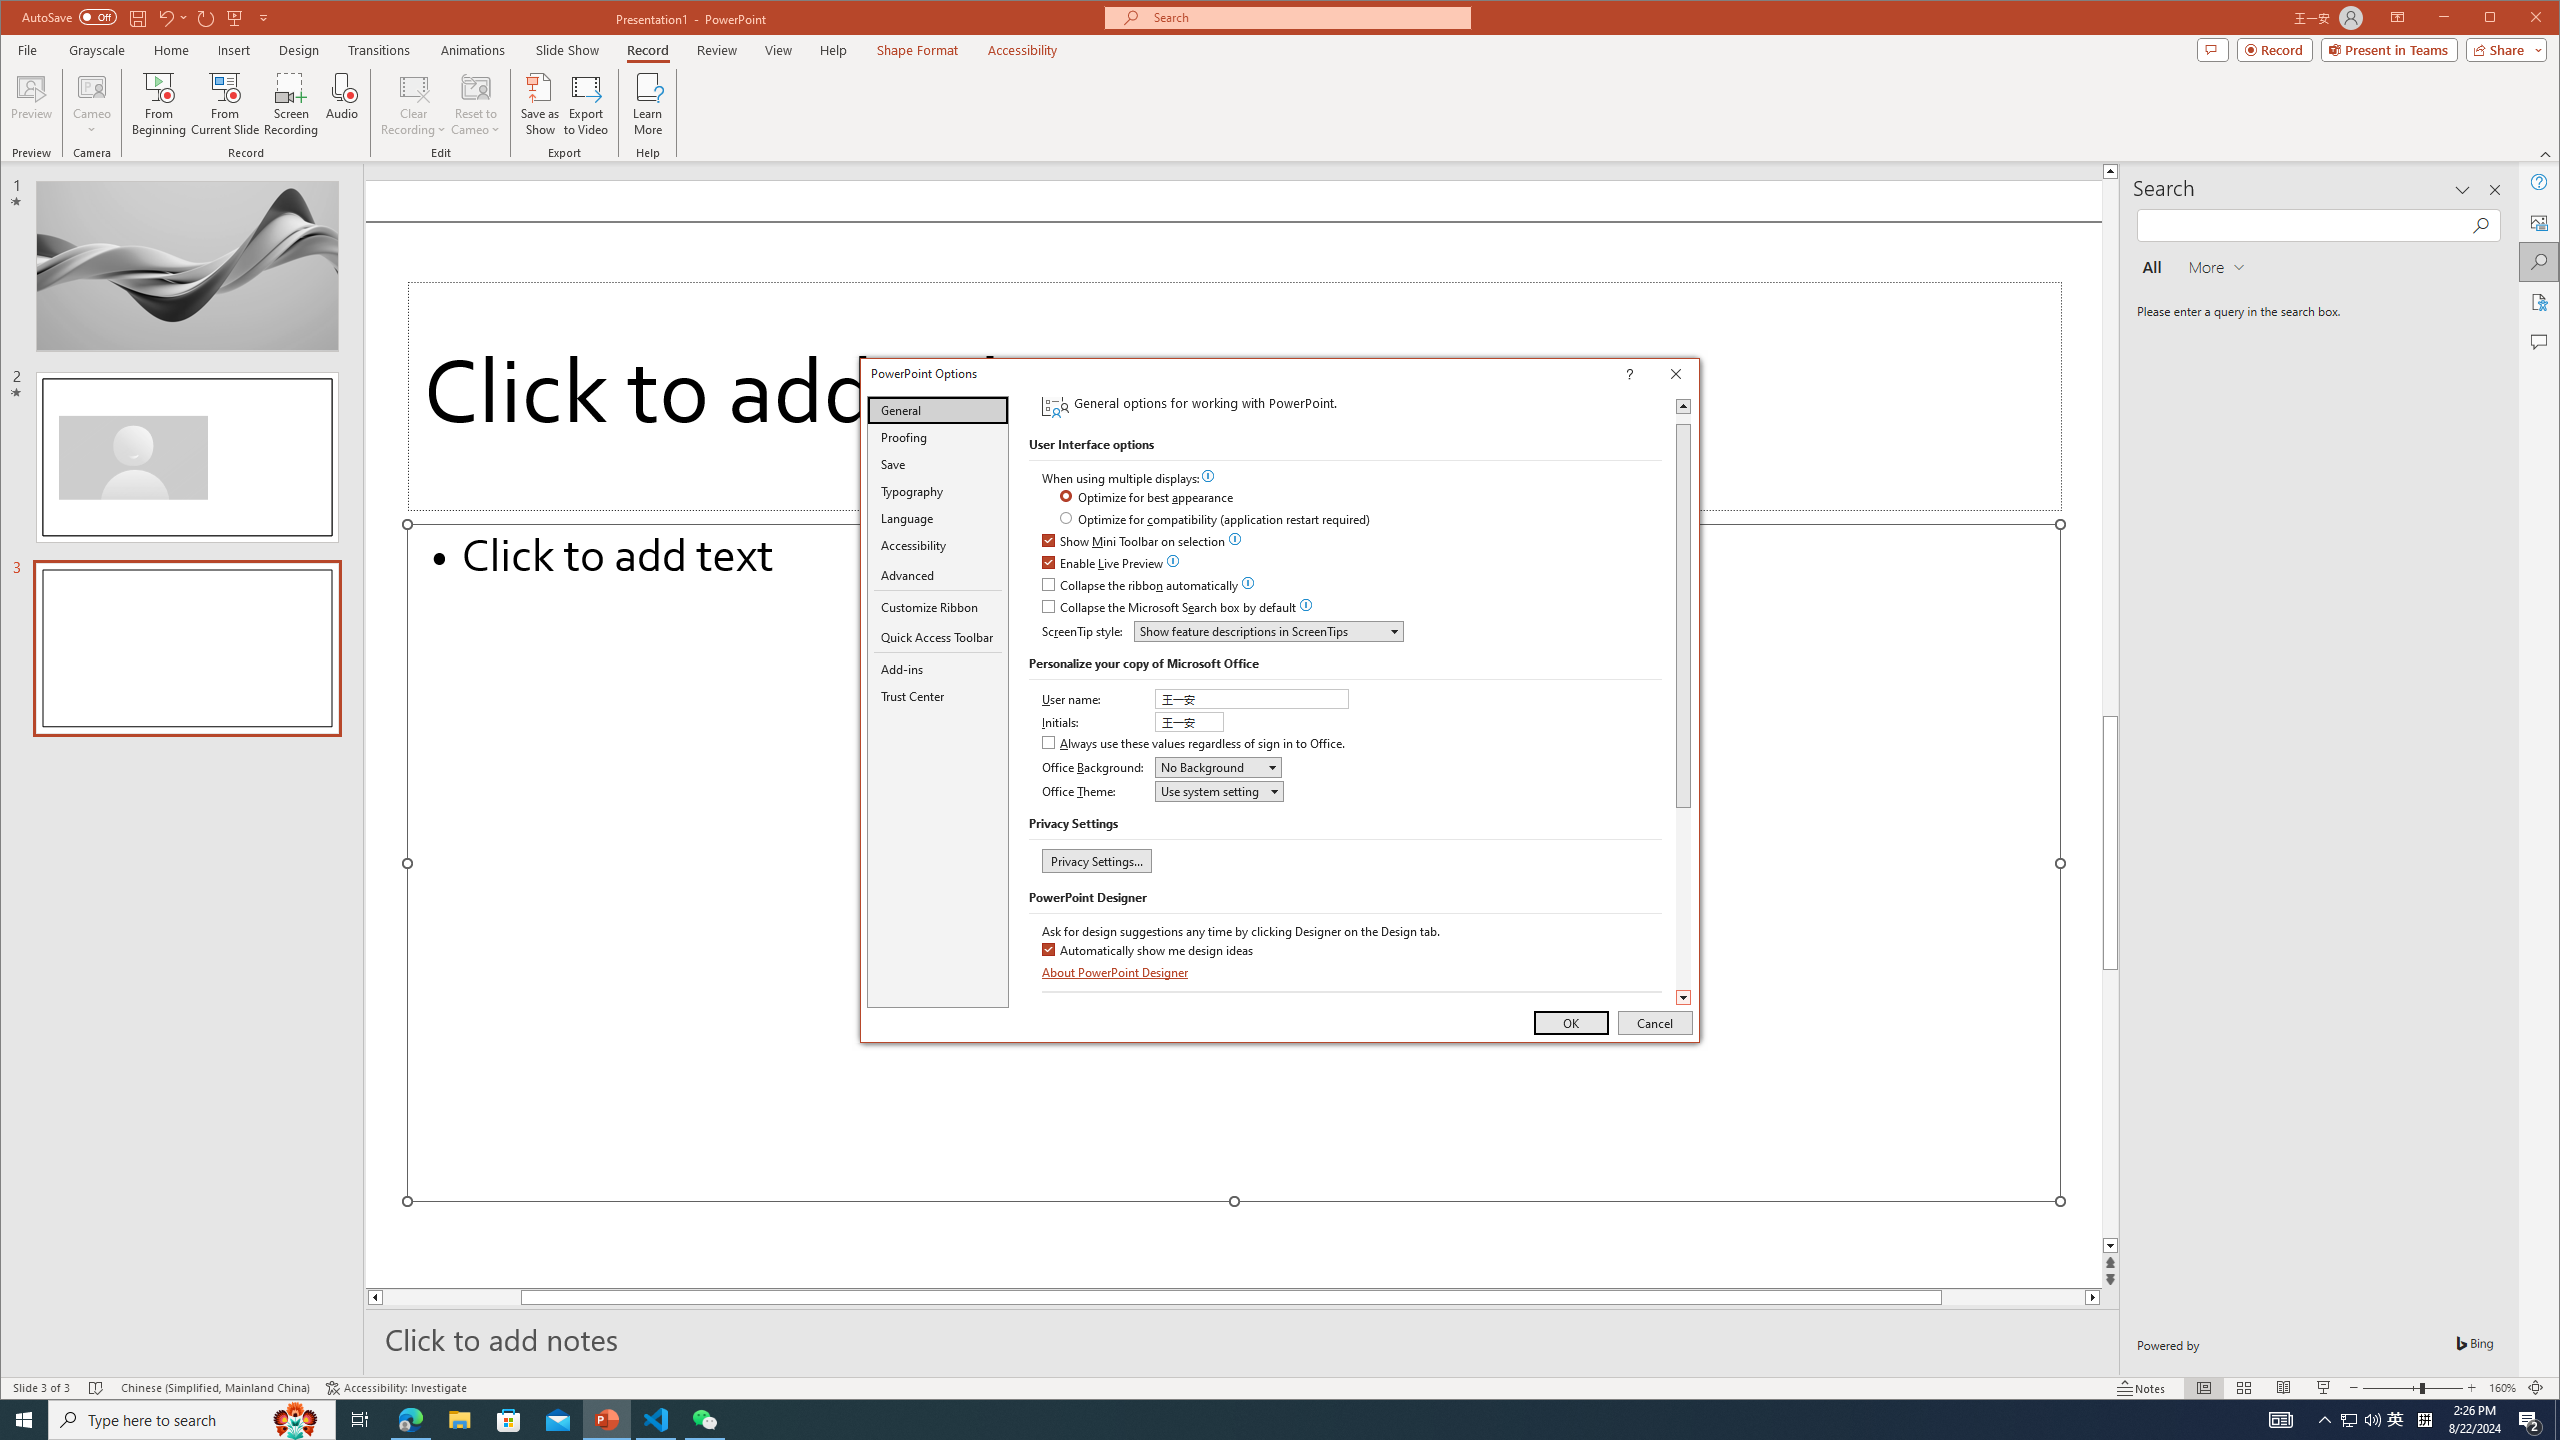 The image size is (2560, 1440). I want to click on 'ScreenTip style', so click(1267, 631).